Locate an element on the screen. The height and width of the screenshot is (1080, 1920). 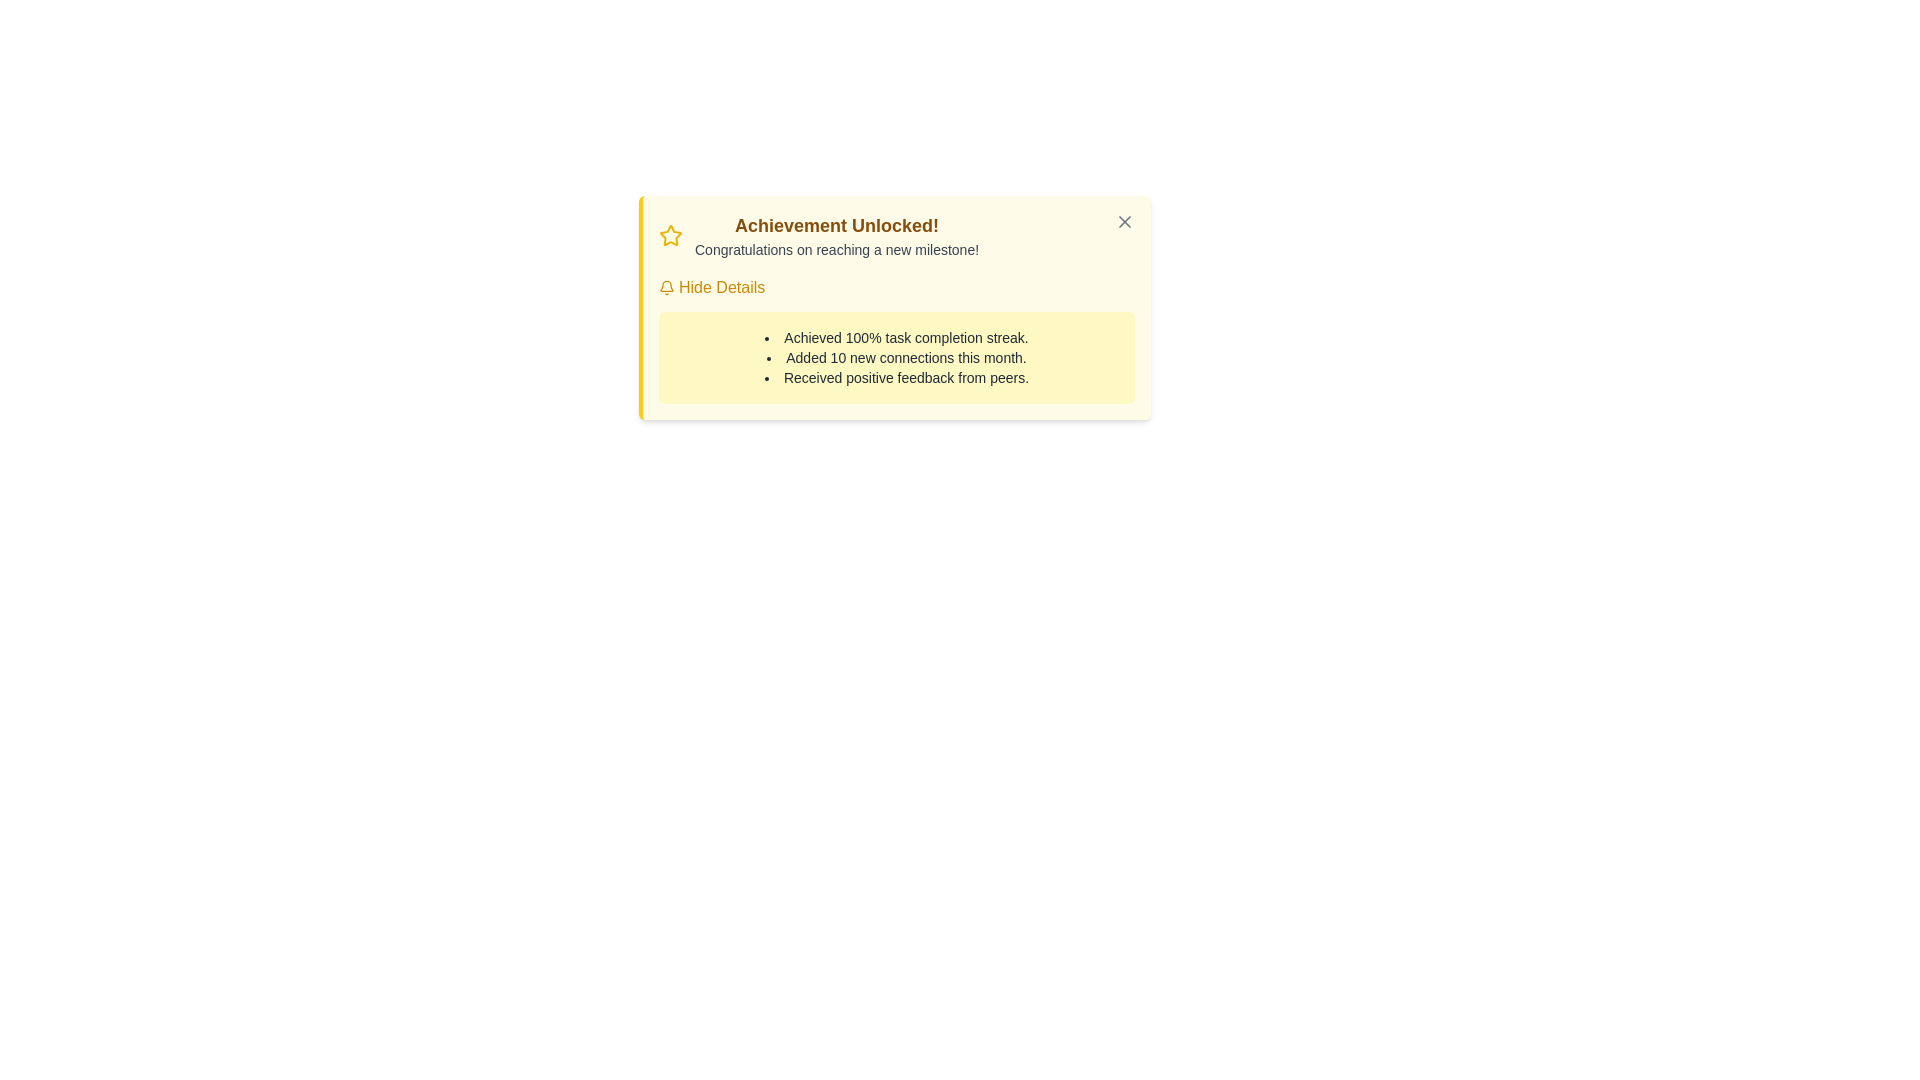
text item that states 'Received positive feedback from peers.' from the bulleted list of achievements is located at coordinates (896, 378).